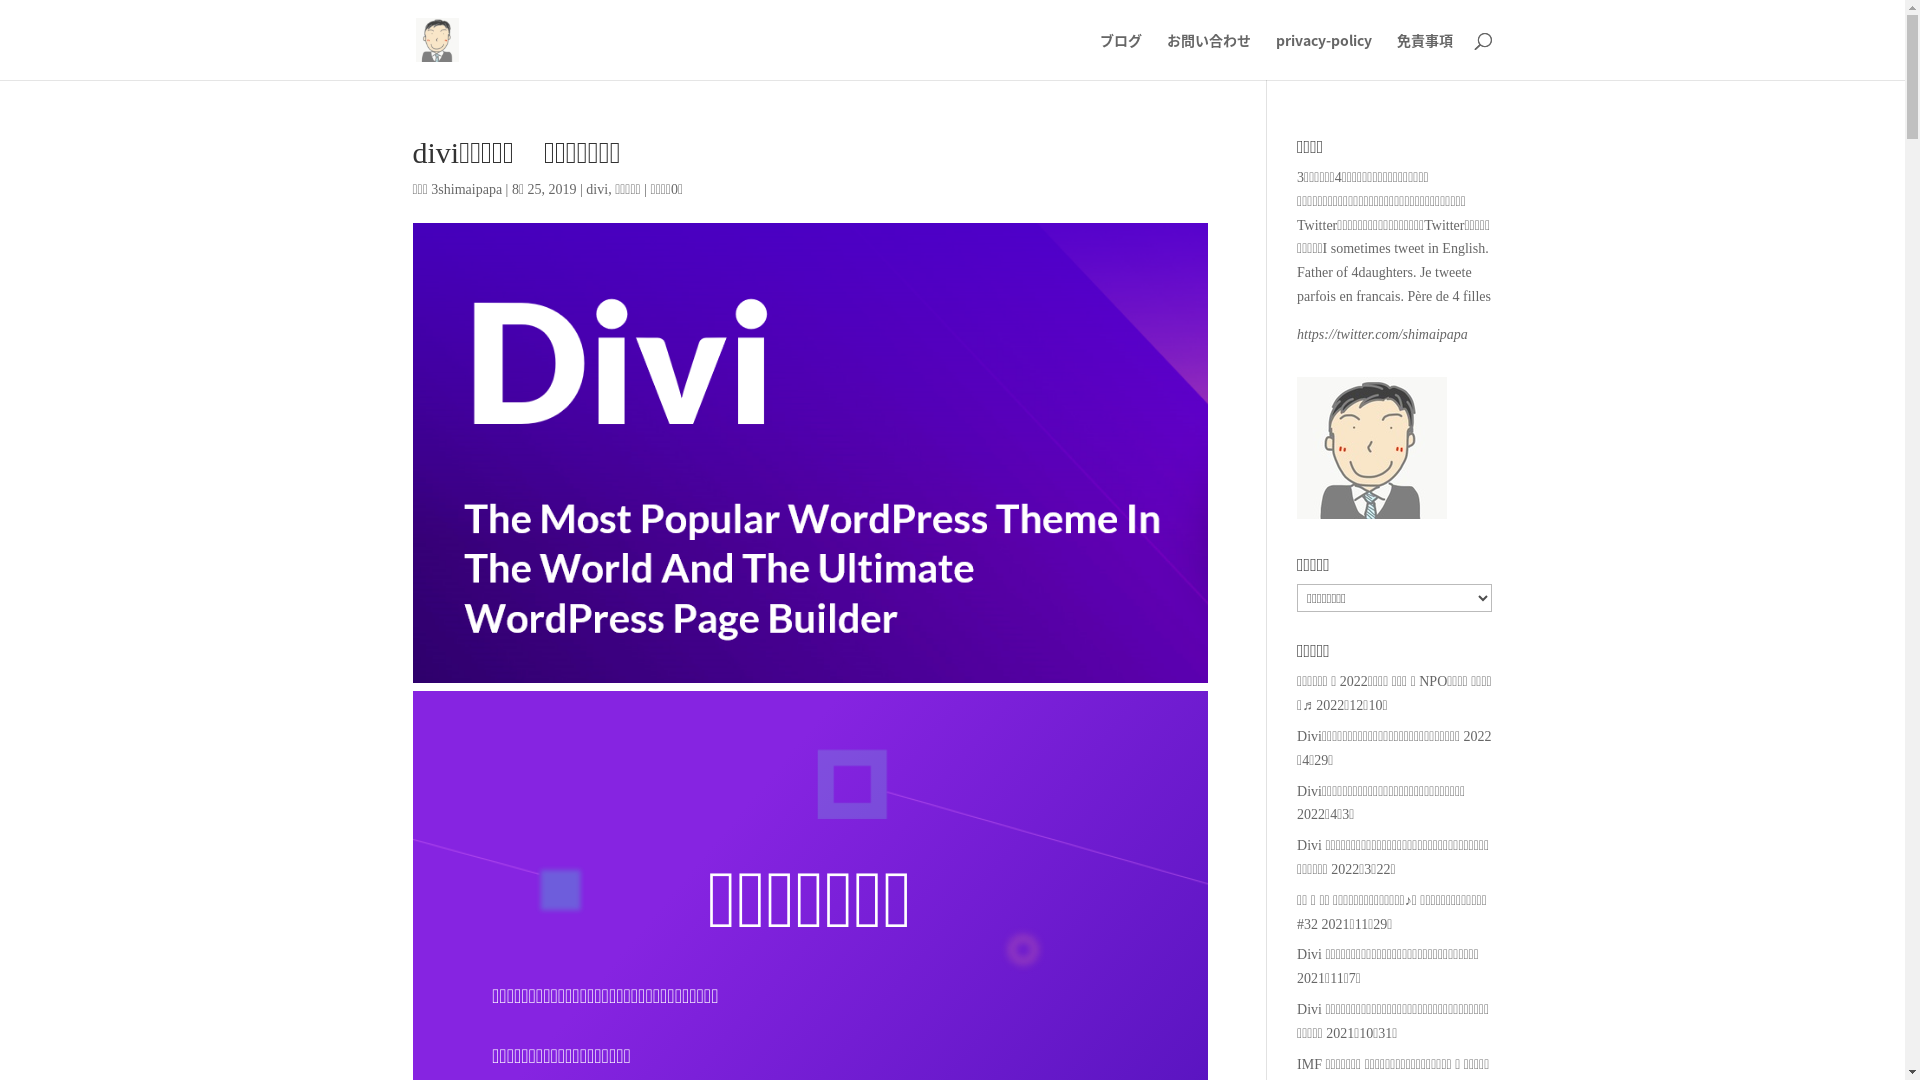 This screenshot has height=1080, width=1920. I want to click on 'https://twitter.com/shimaipapa', so click(1381, 333).